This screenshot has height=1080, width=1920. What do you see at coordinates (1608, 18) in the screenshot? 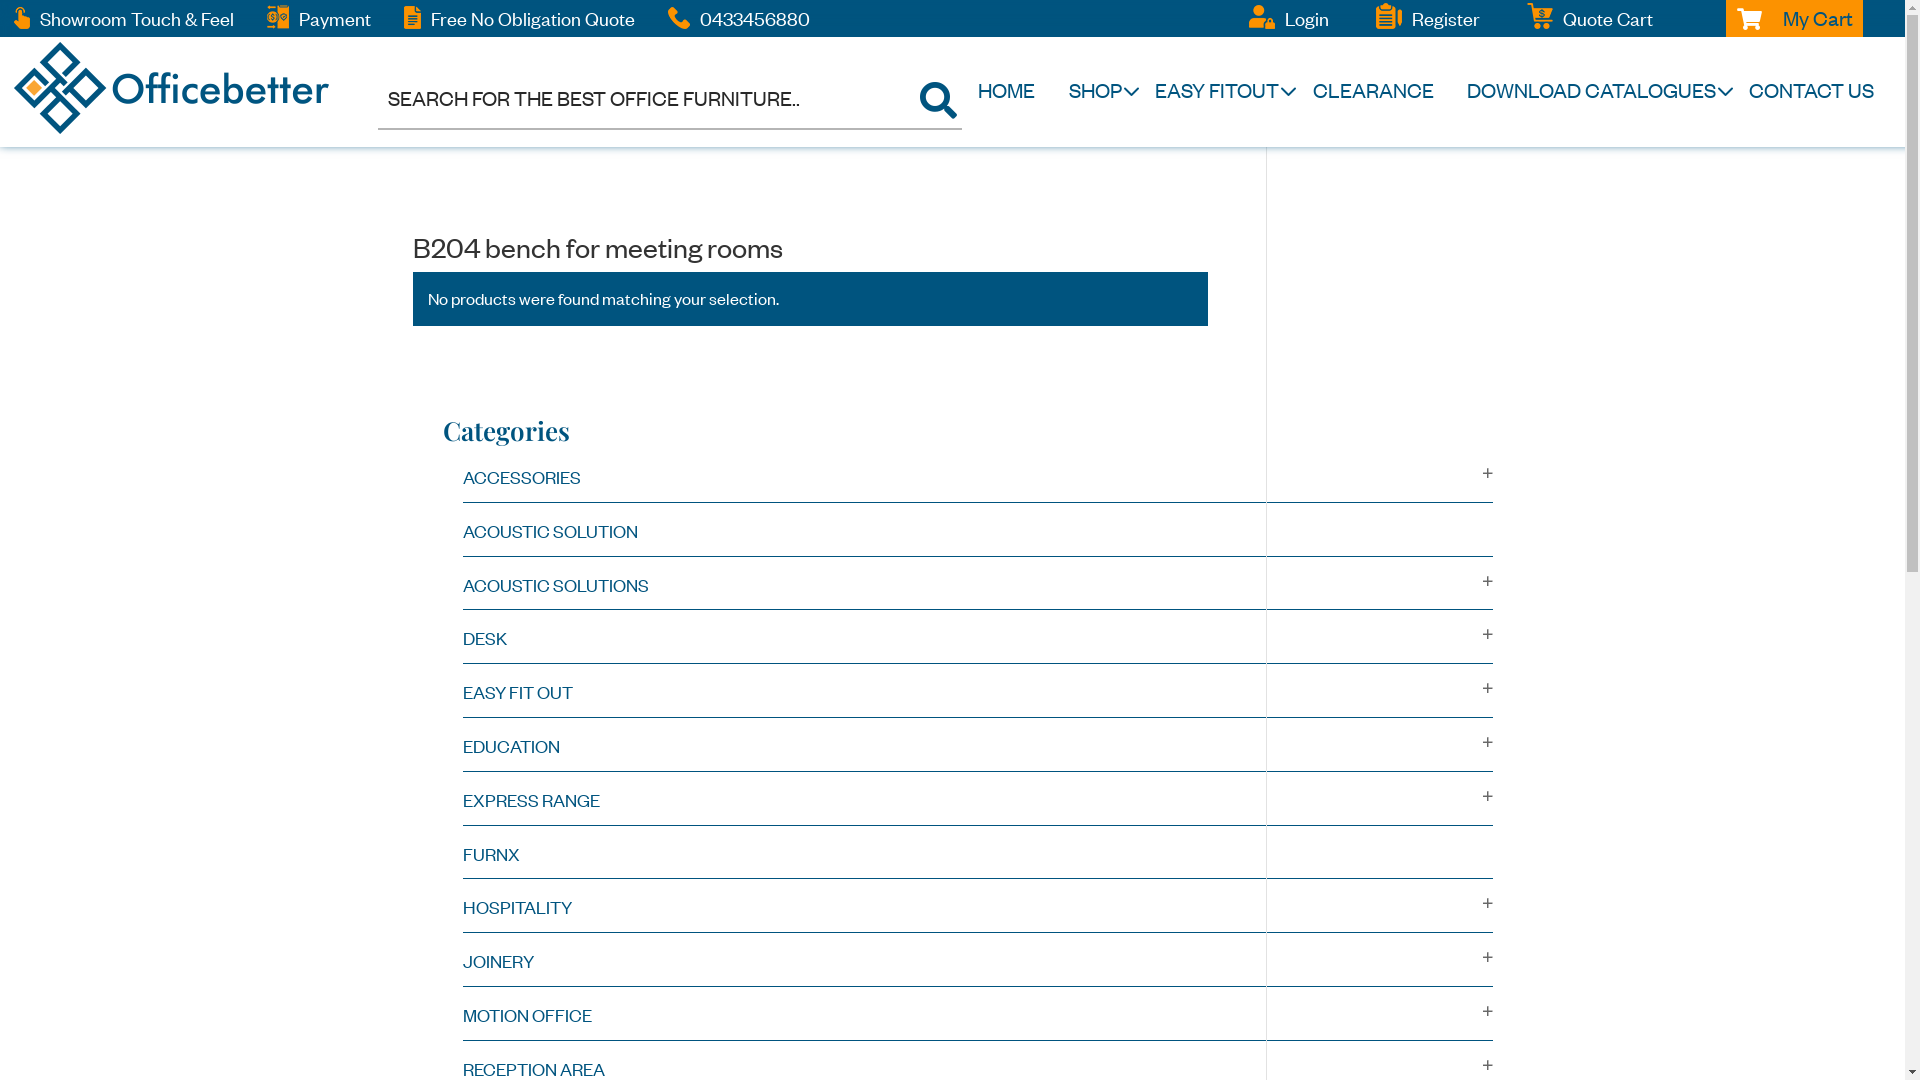
I see `'Quote Cart'` at bounding box center [1608, 18].